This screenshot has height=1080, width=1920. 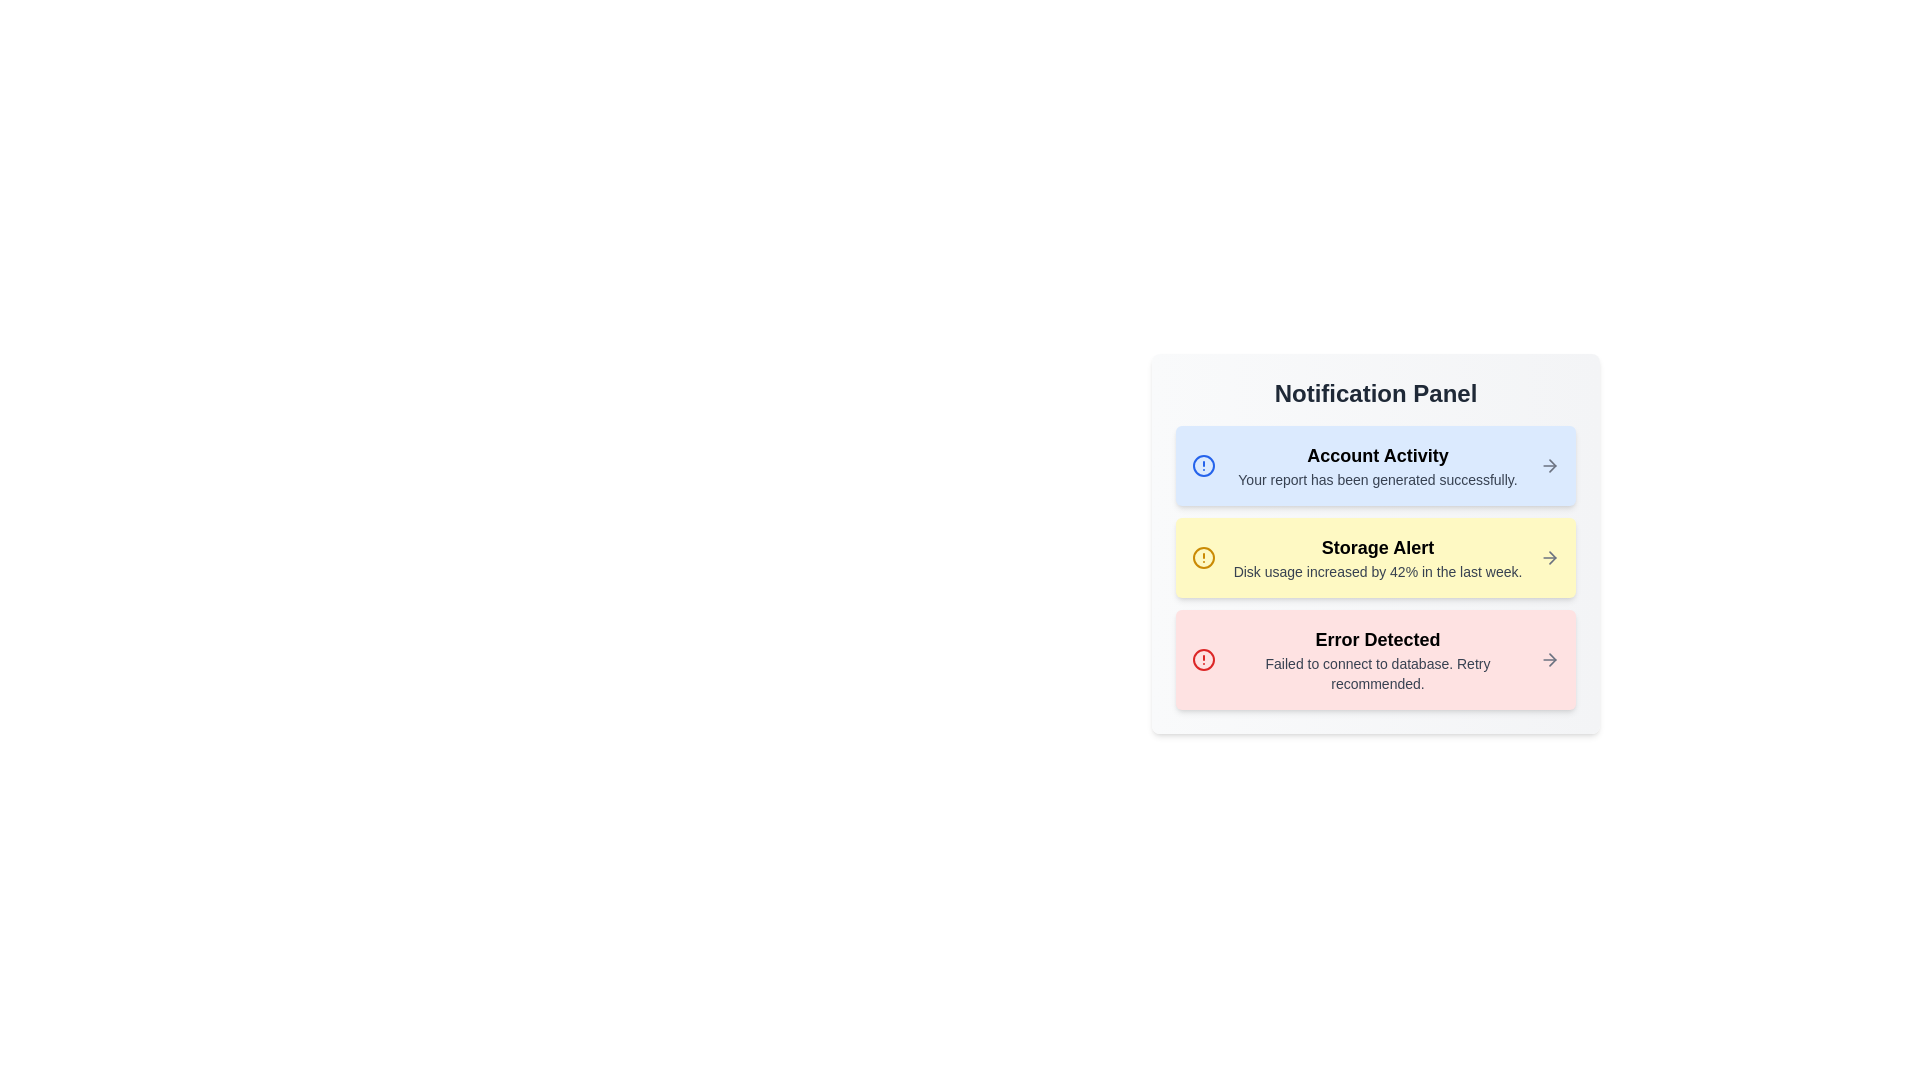 What do you see at coordinates (1203, 558) in the screenshot?
I see `the notification icon corresponding to Storage Alert` at bounding box center [1203, 558].